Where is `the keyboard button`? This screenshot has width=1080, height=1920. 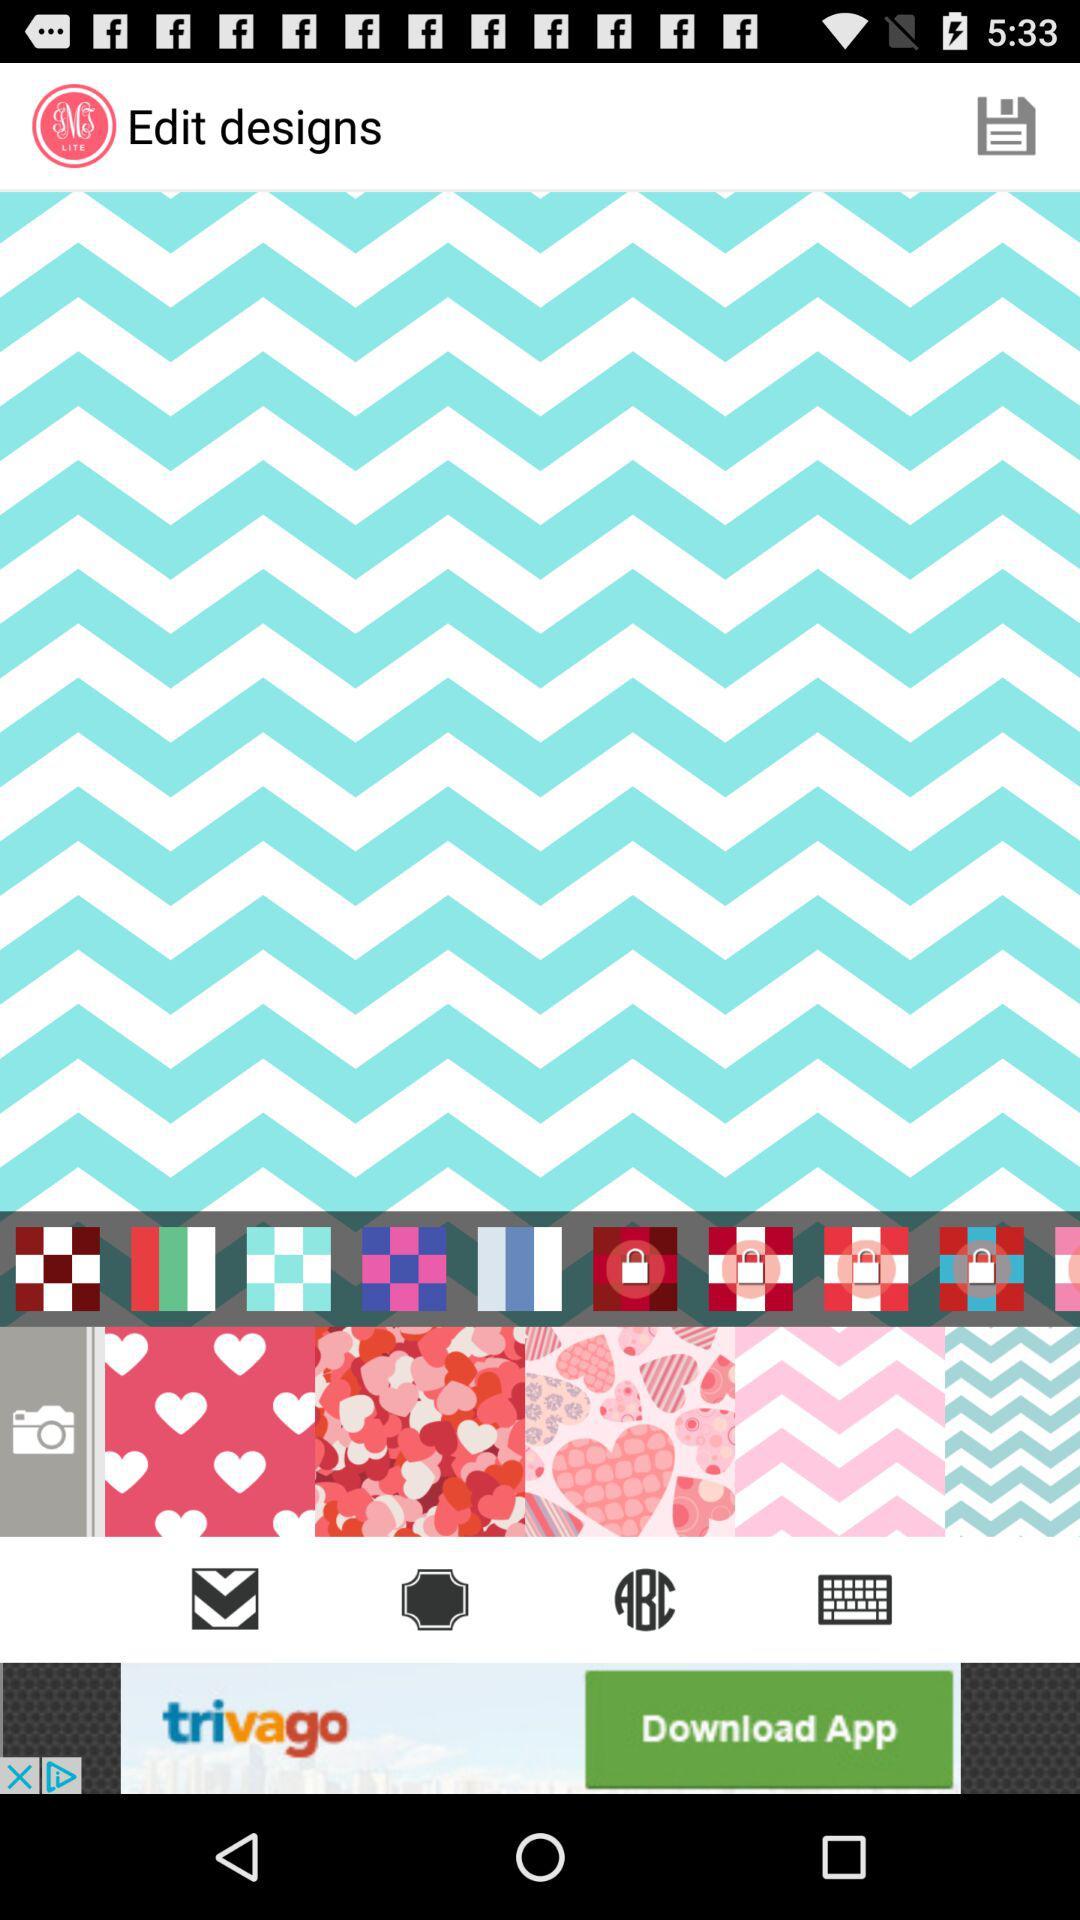 the keyboard button is located at coordinates (855, 1598).